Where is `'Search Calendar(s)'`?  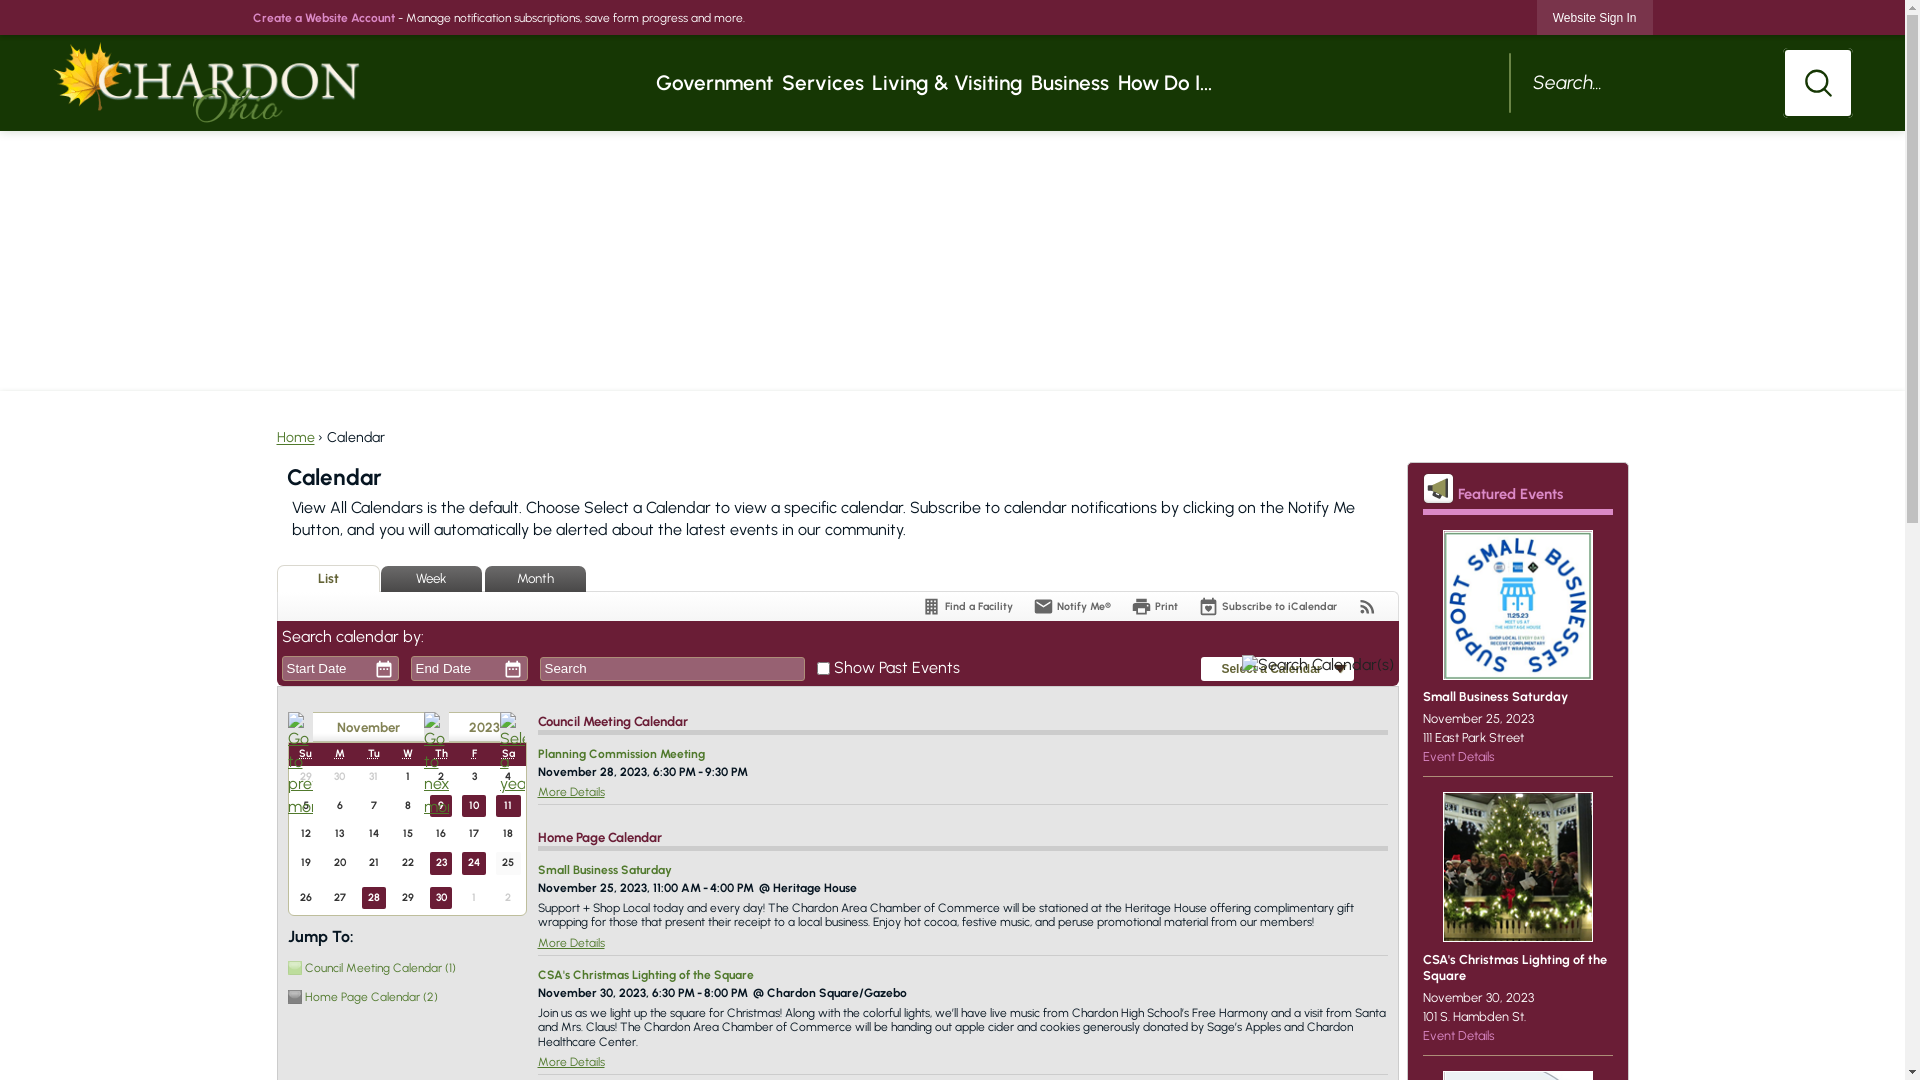 'Search Calendar(s)' is located at coordinates (1318, 668).